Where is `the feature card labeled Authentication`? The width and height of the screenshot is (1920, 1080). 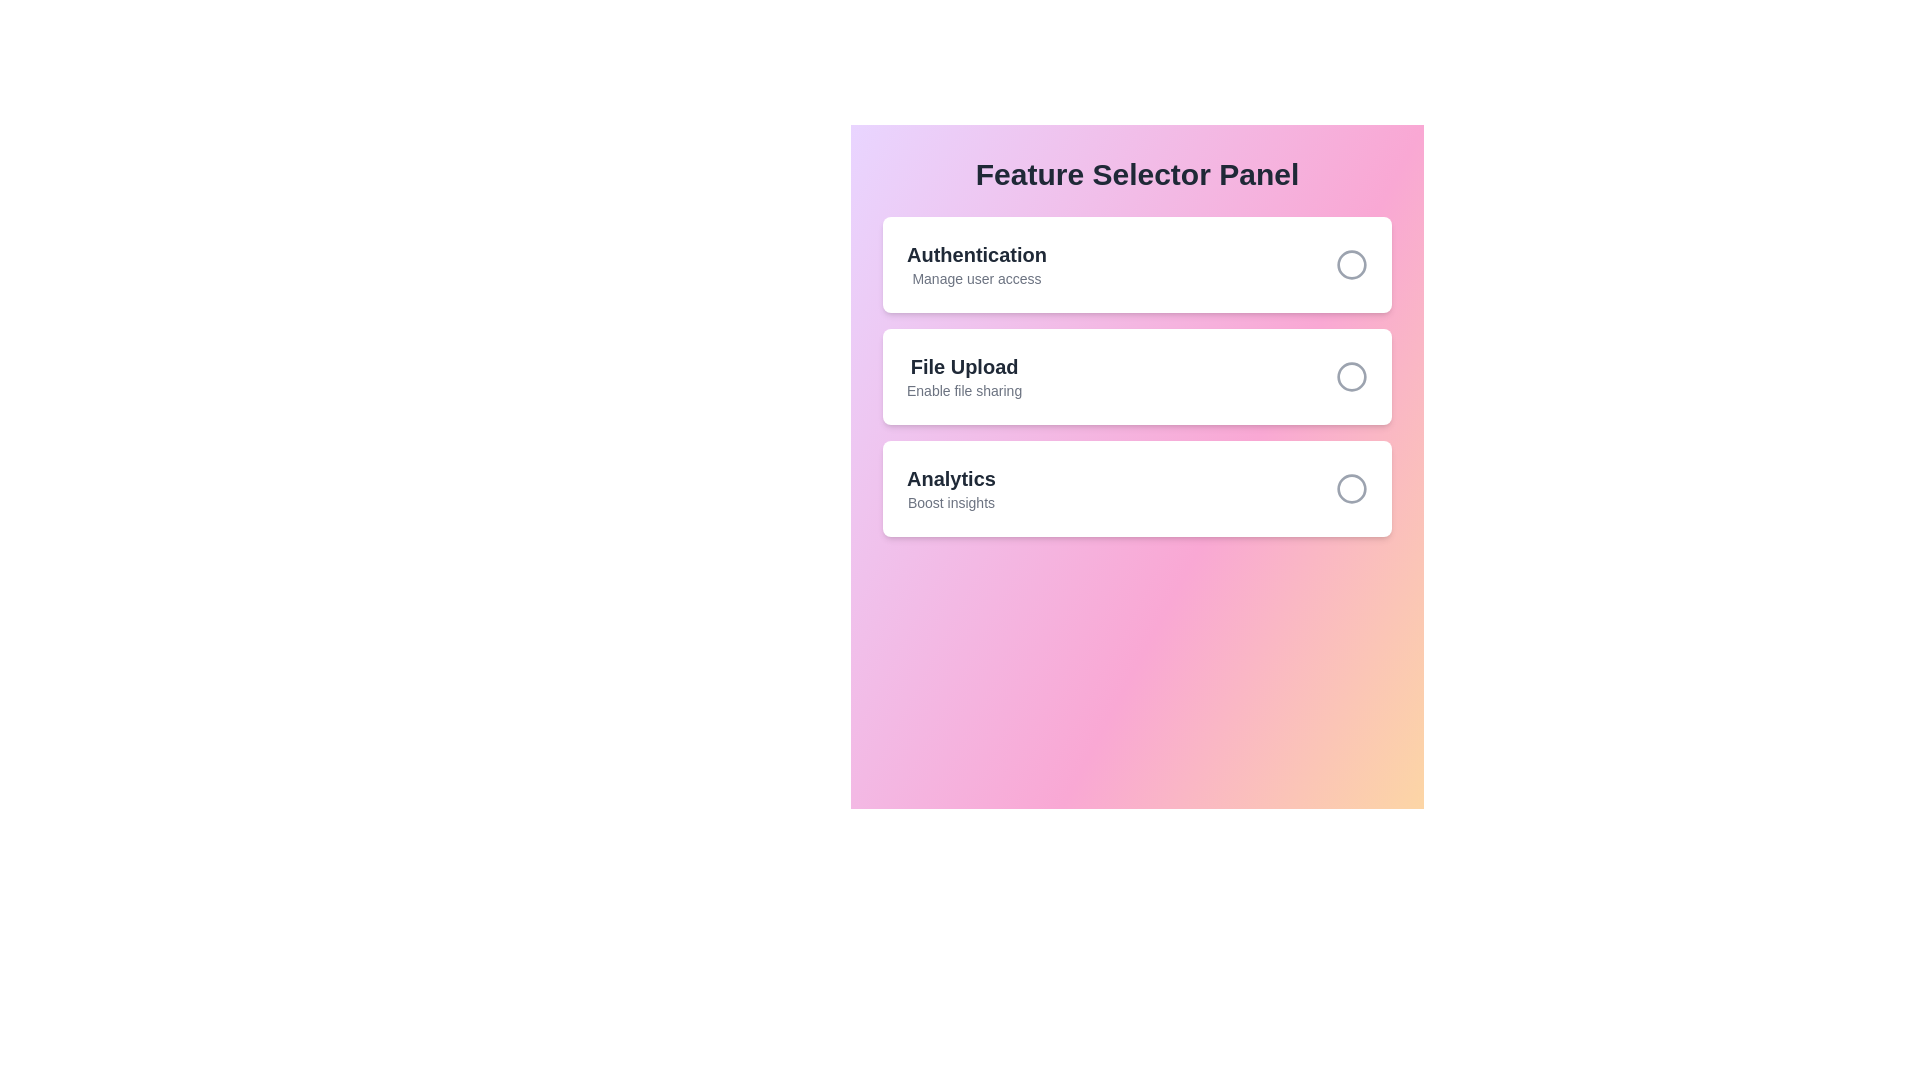
the feature card labeled Authentication is located at coordinates (1137, 264).